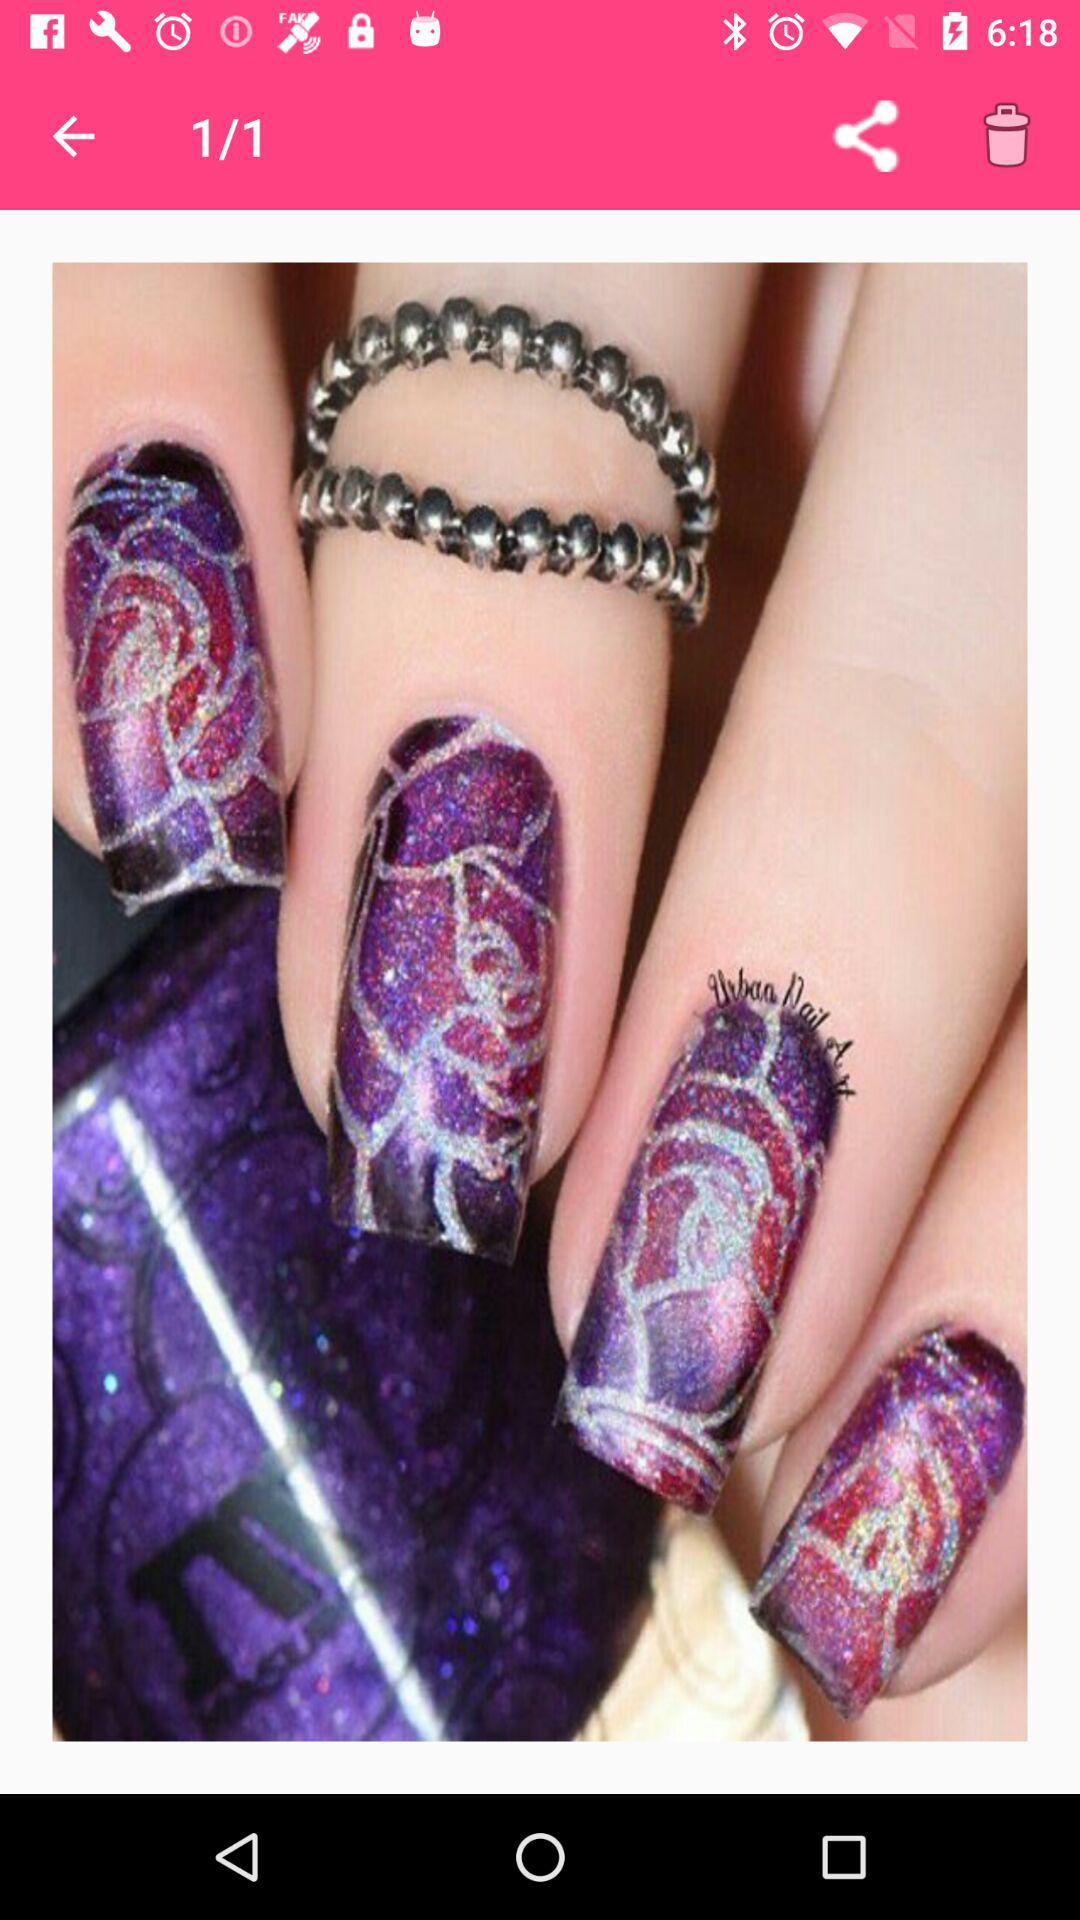  Describe the element at coordinates (1006, 135) in the screenshot. I see `delete this item` at that location.